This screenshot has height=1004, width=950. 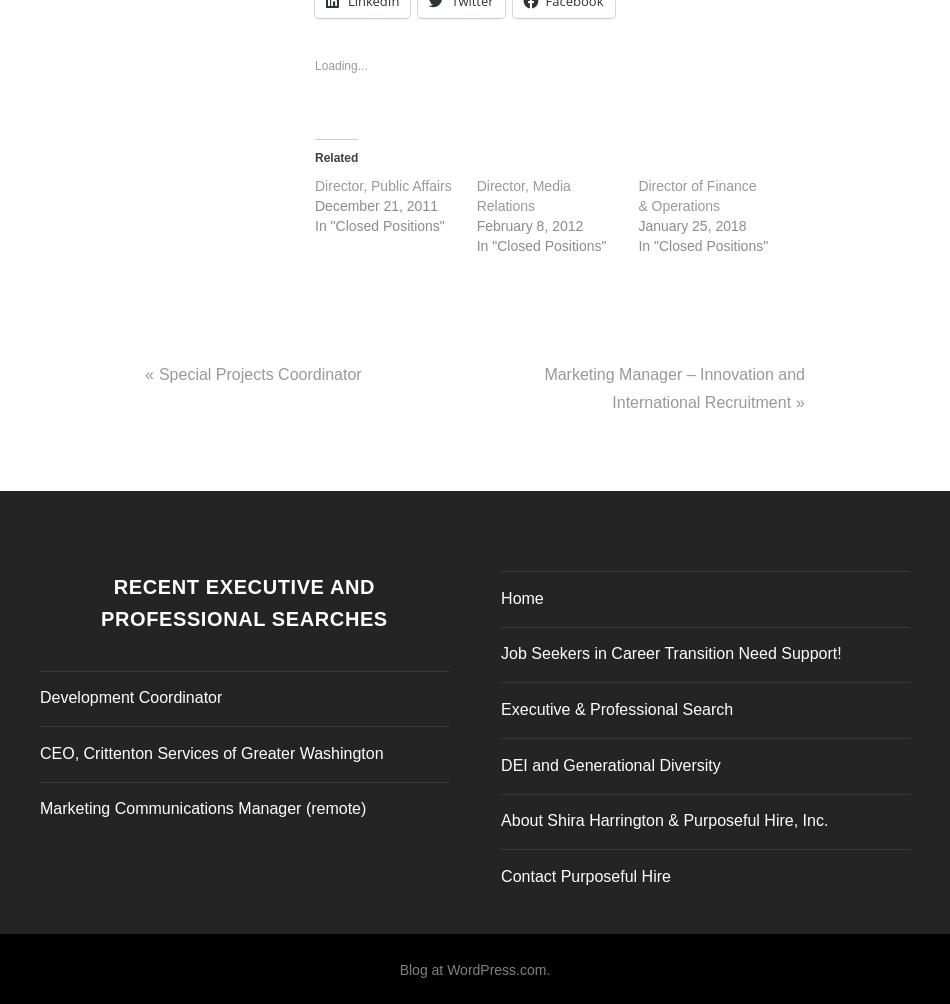 What do you see at coordinates (670, 647) in the screenshot?
I see `'Job Seekers in Career Transition Need Support!'` at bounding box center [670, 647].